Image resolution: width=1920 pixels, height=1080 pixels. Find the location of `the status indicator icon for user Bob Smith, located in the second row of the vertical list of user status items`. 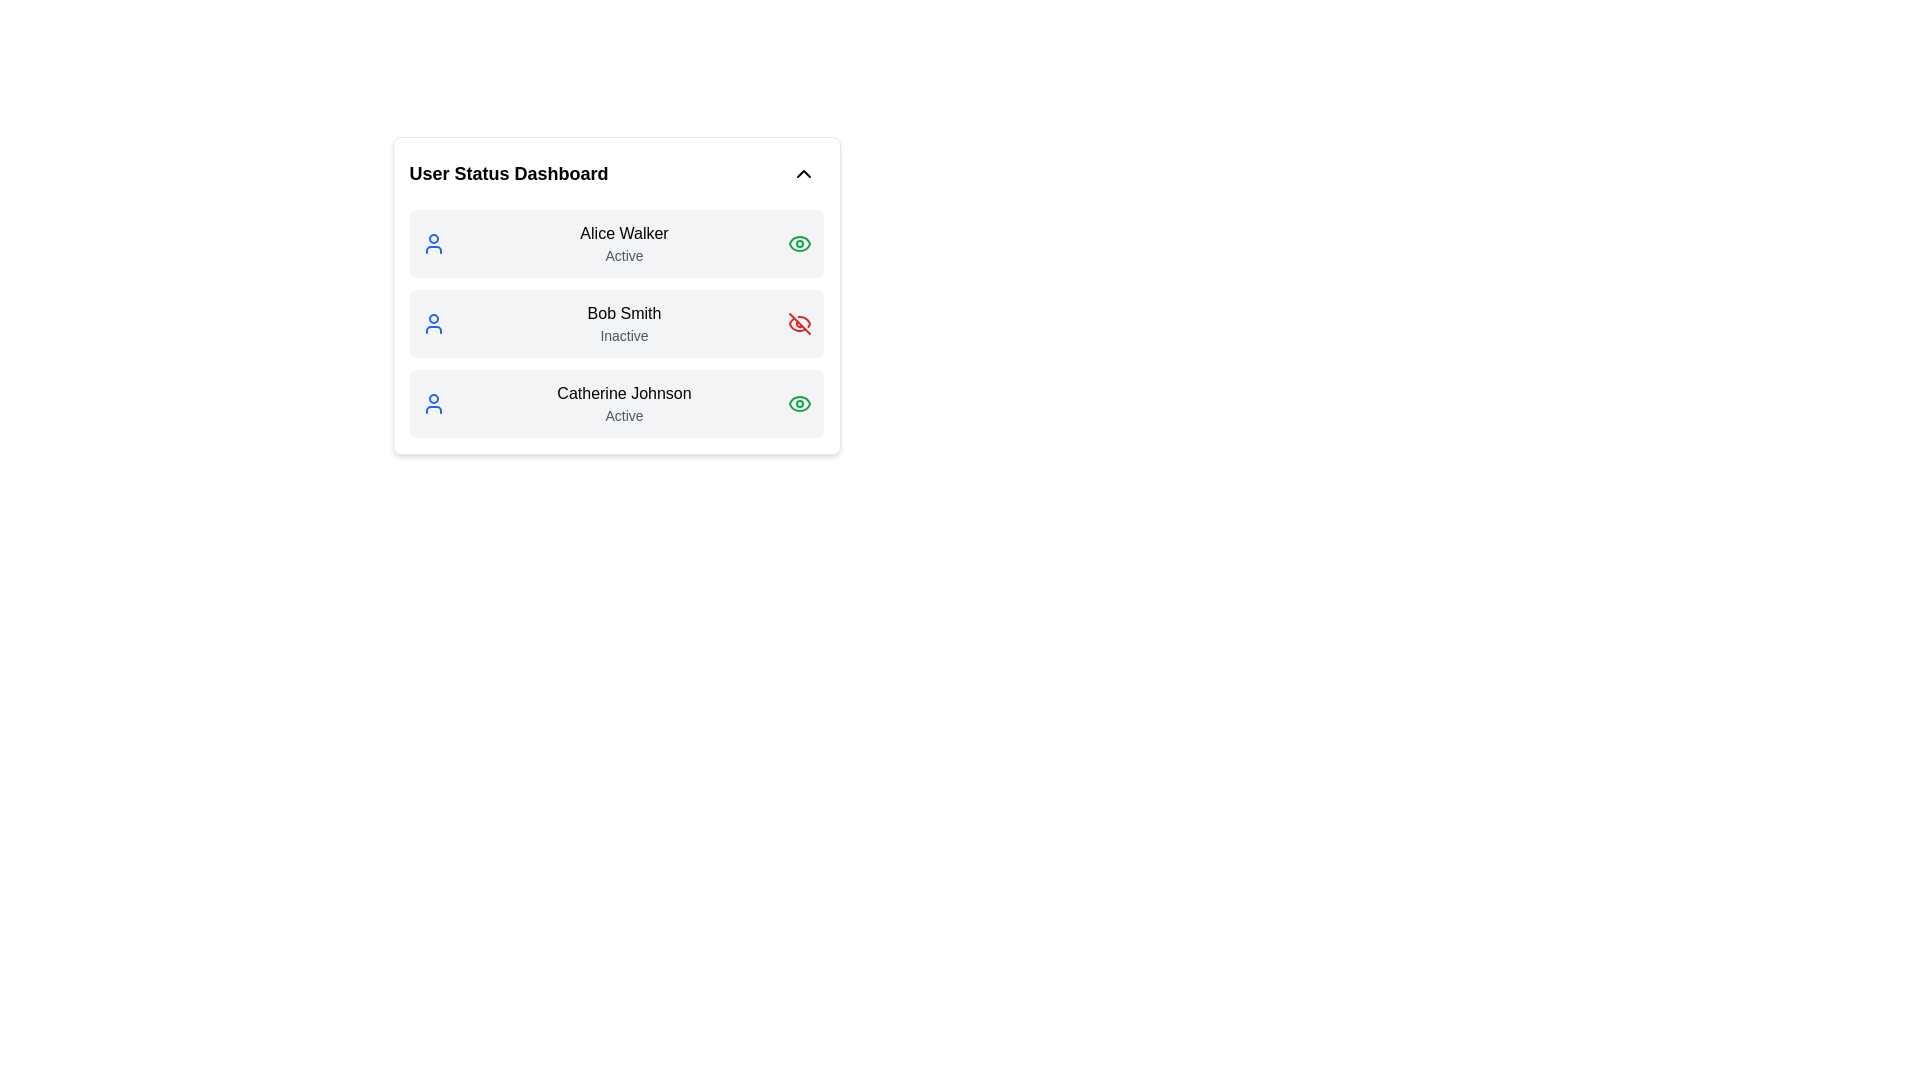

the status indicator icon for user Bob Smith, located in the second row of the vertical list of user status items is located at coordinates (798, 323).